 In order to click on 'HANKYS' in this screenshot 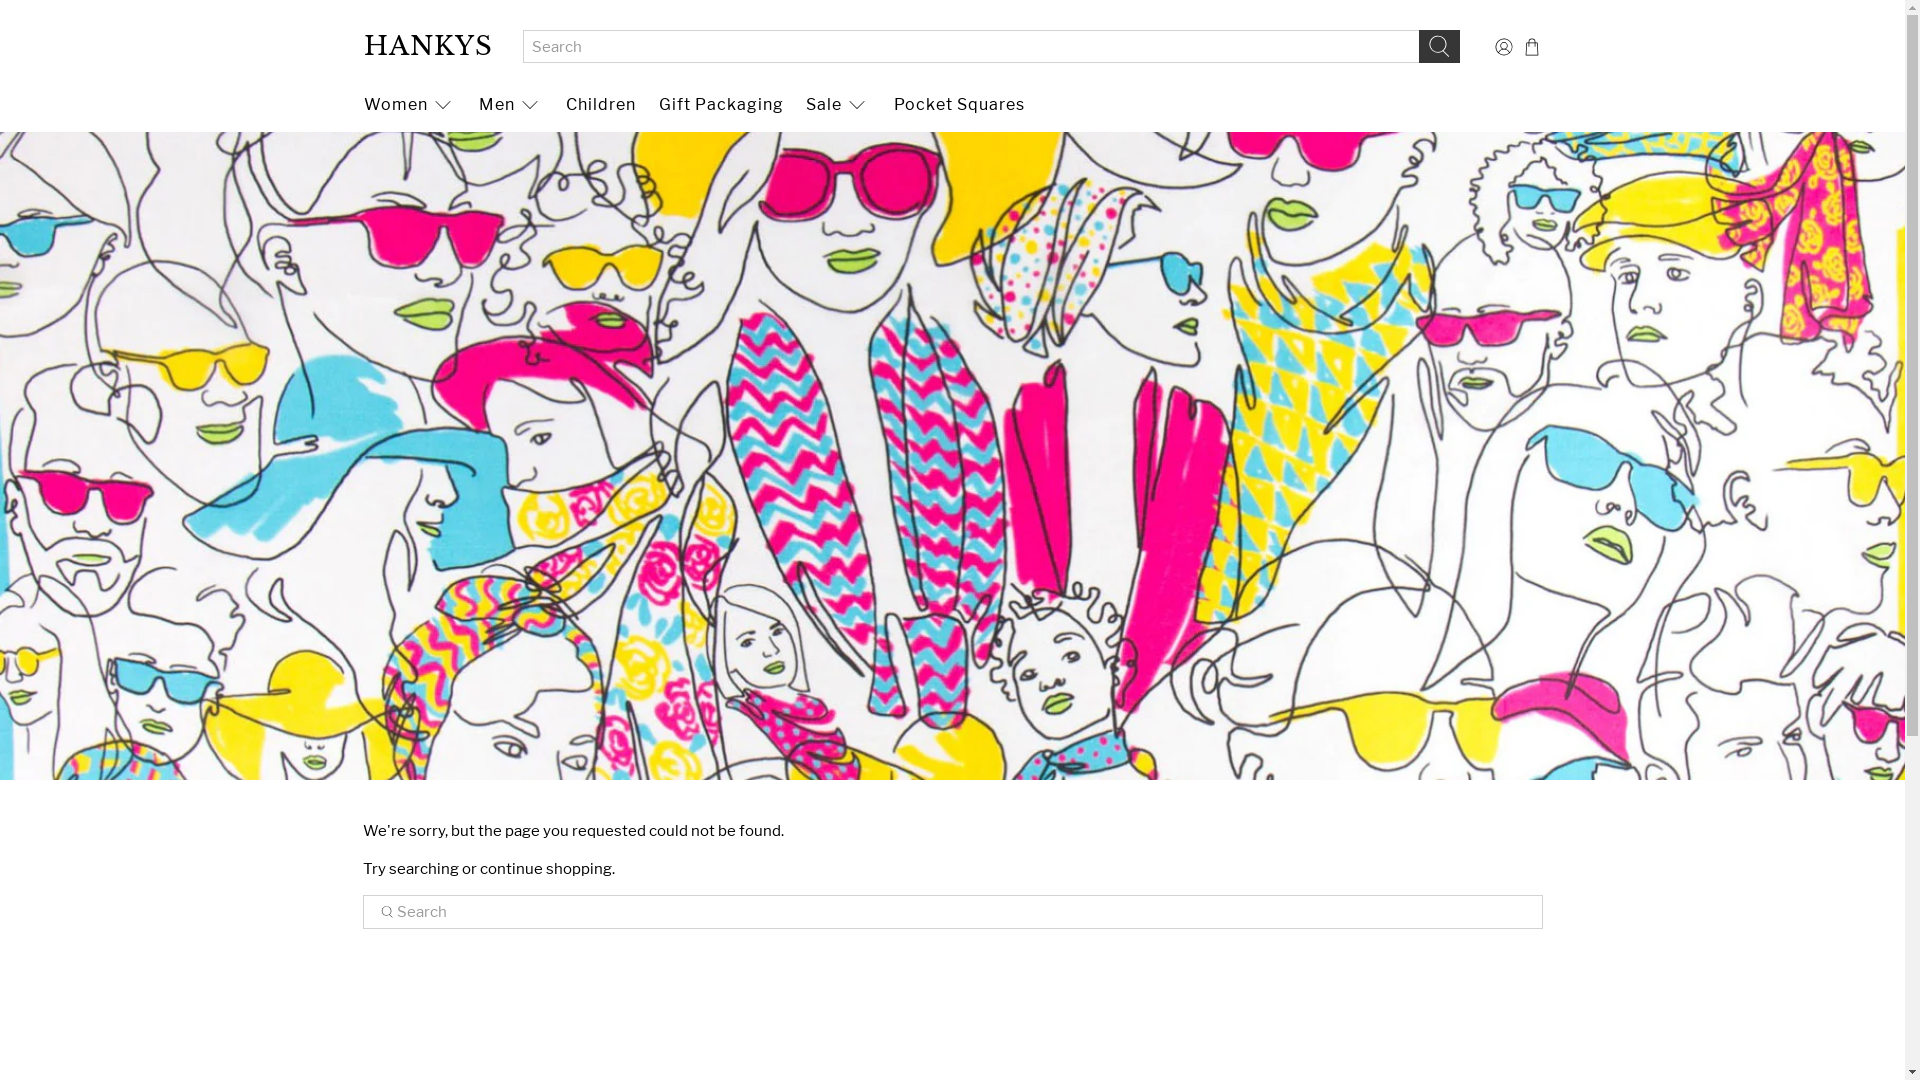, I will do `click(427, 45)`.